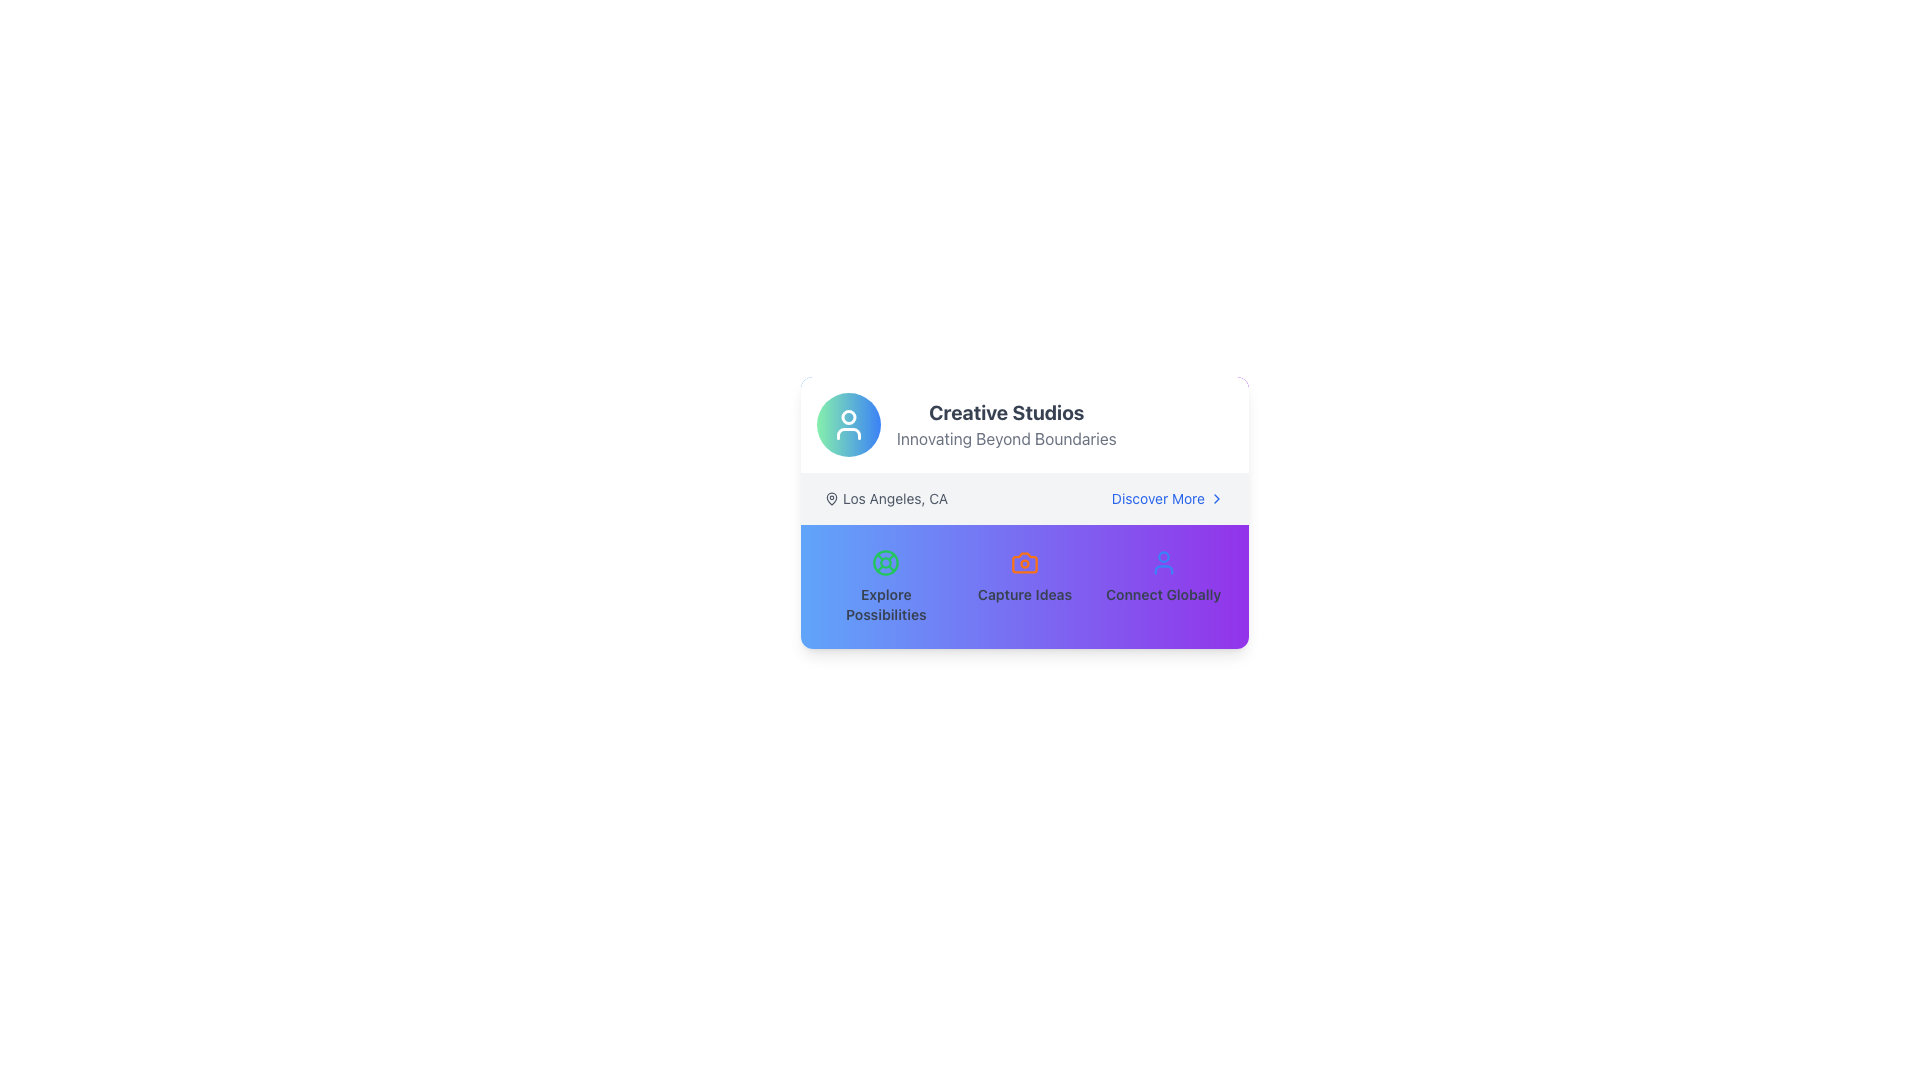 The image size is (1920, 1080). What do you see at coordinates (894, 497) in the screenshot?
I see `the static text label displaying 'Los Angeles, CA' in dark gray font, which is located to the right of a map pin icon and is part of a card component` at bounding box center [894, 497].